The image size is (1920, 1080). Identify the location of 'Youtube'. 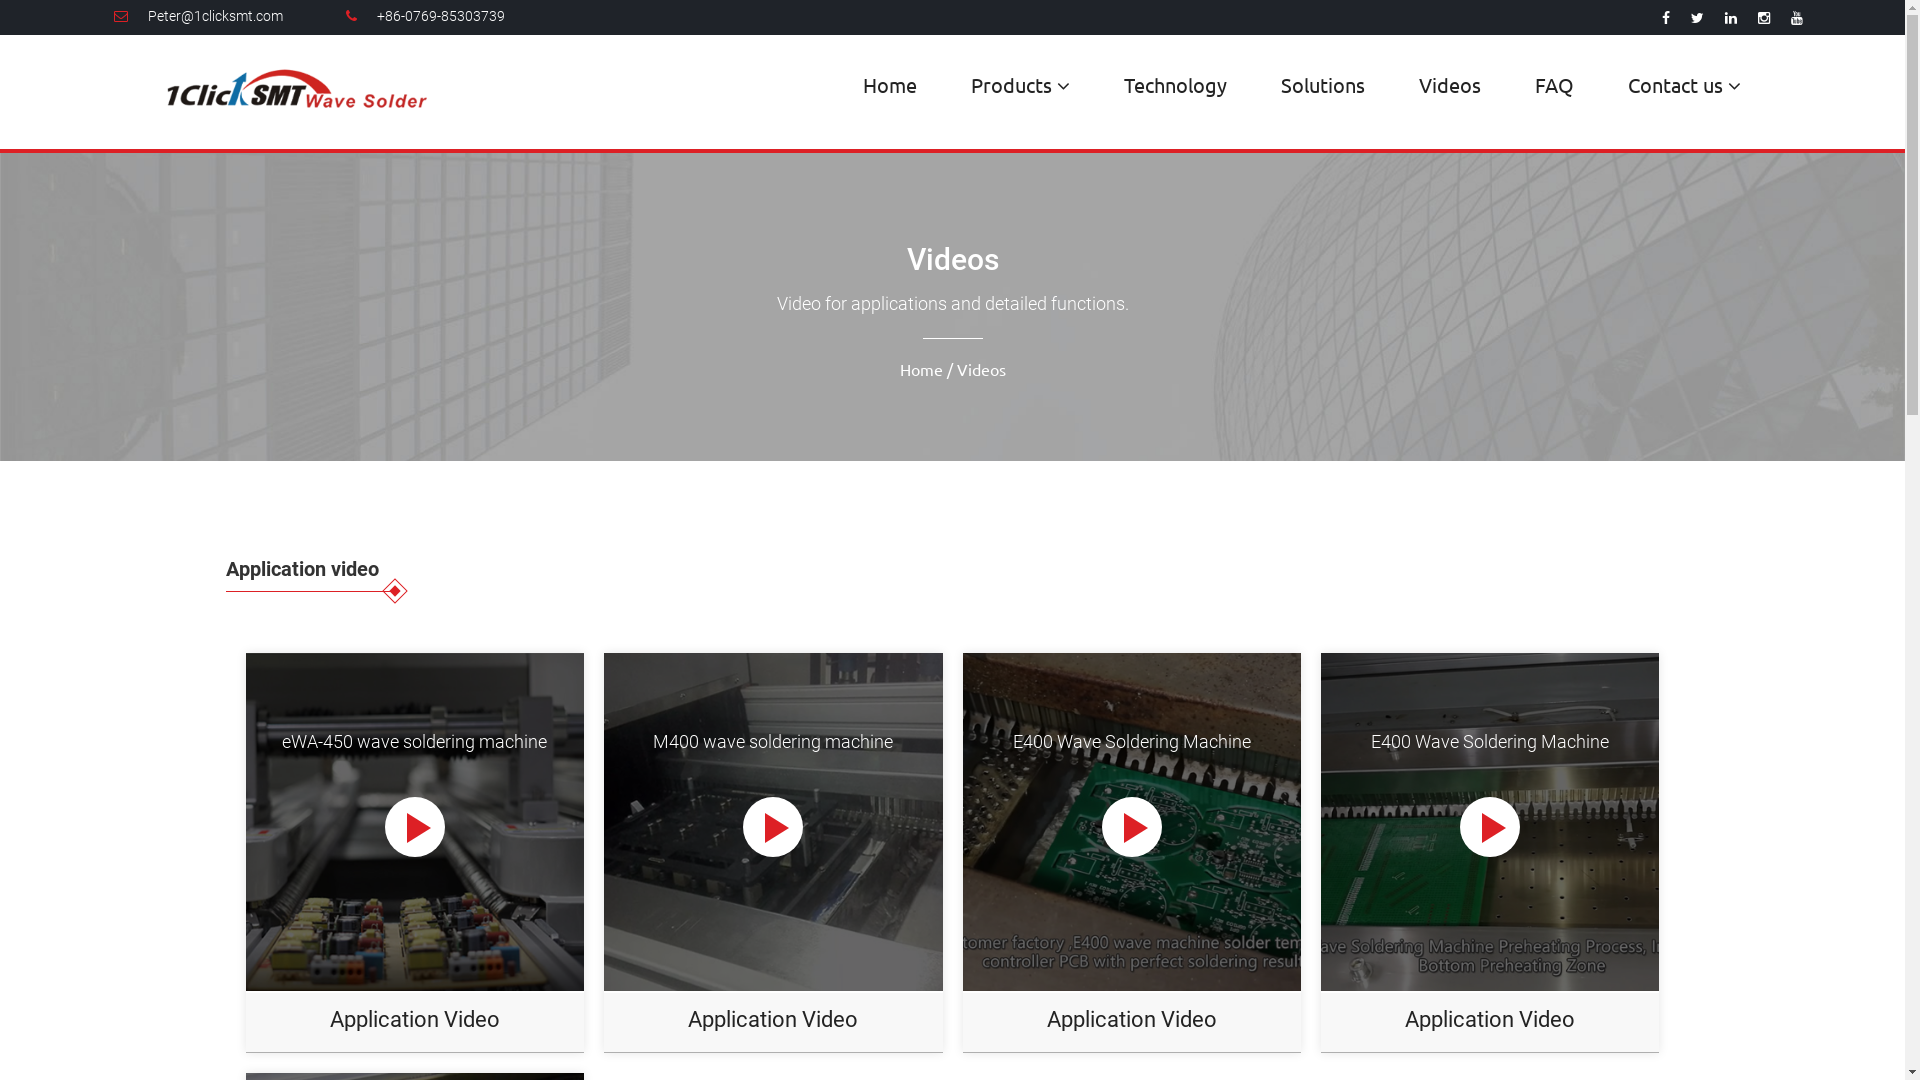
(1796, 18).